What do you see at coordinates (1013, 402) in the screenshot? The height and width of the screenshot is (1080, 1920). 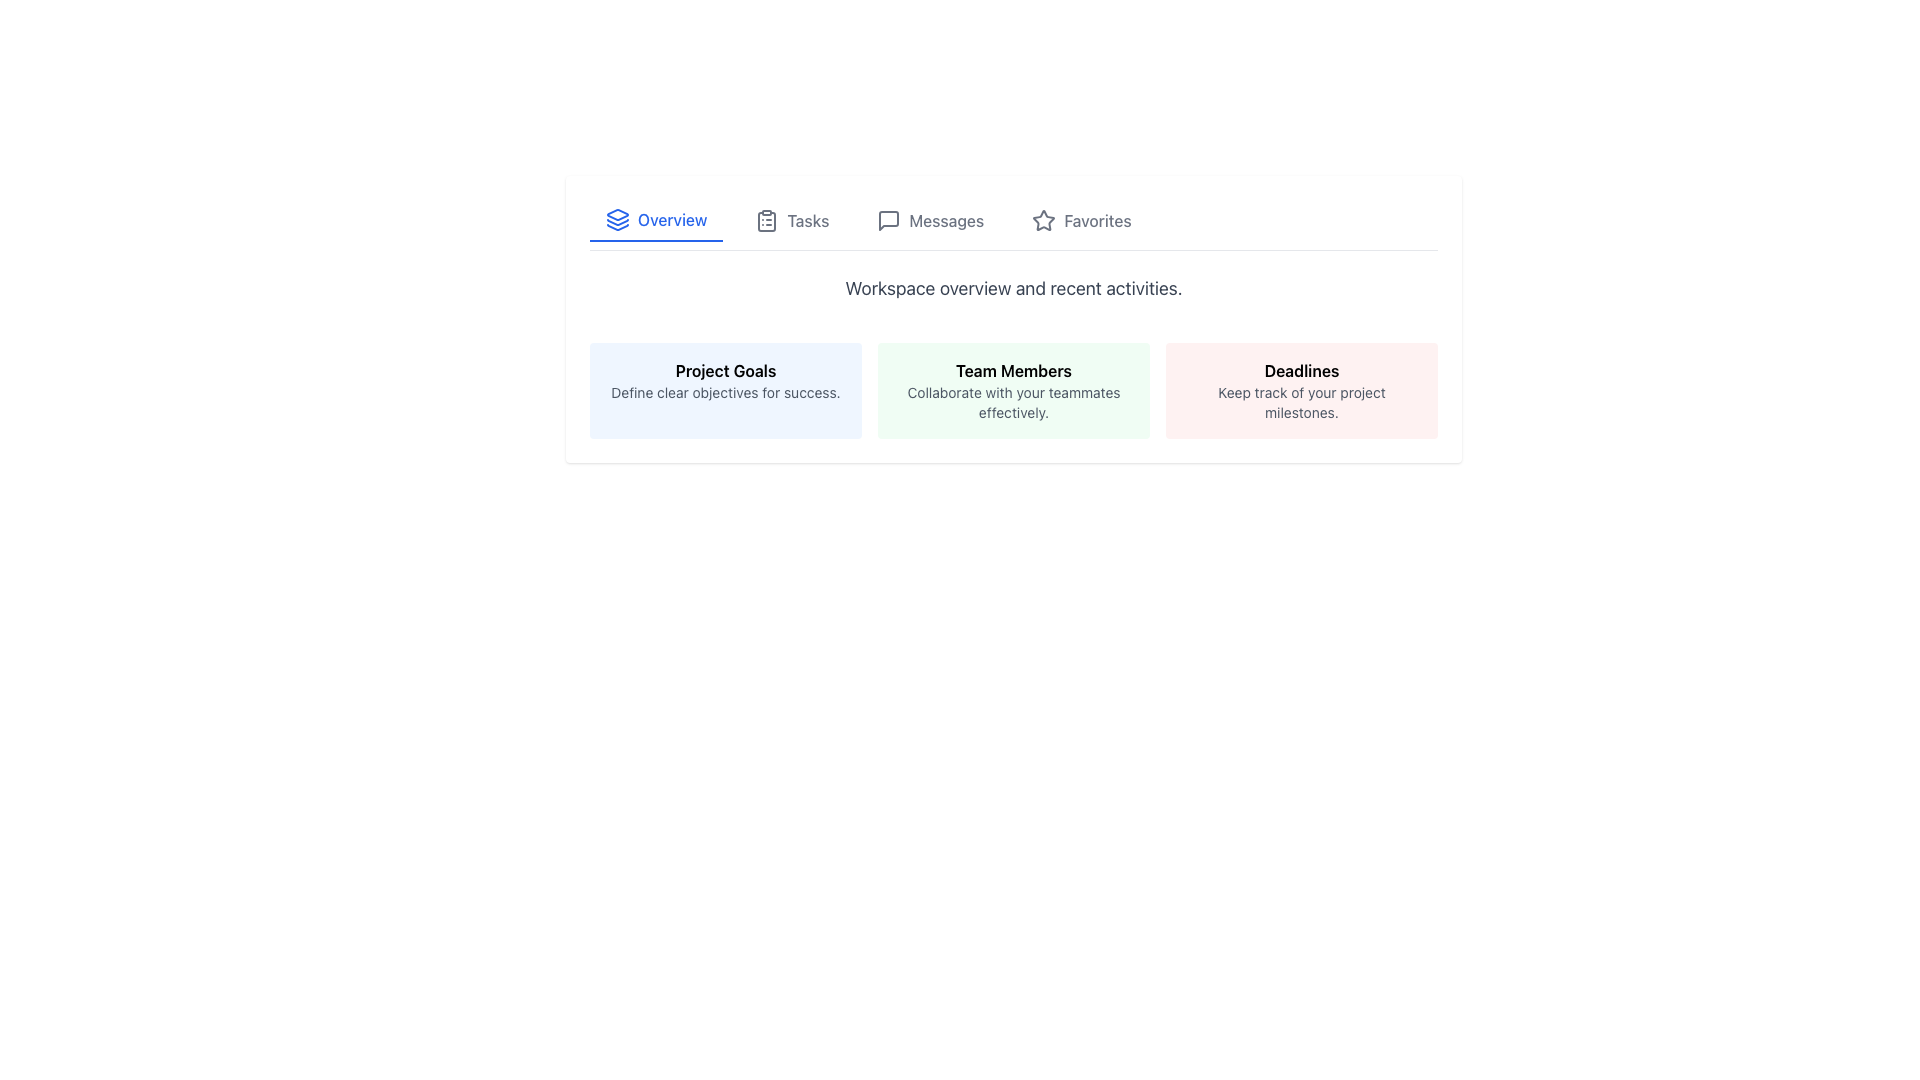 I see `the text element that reads 'Collaborate with your teammates effectively.' located within the green-bordered card labeled 'Team Members', positioned directly below the heading 'Team Members'` at bounding box center [1013, 402].